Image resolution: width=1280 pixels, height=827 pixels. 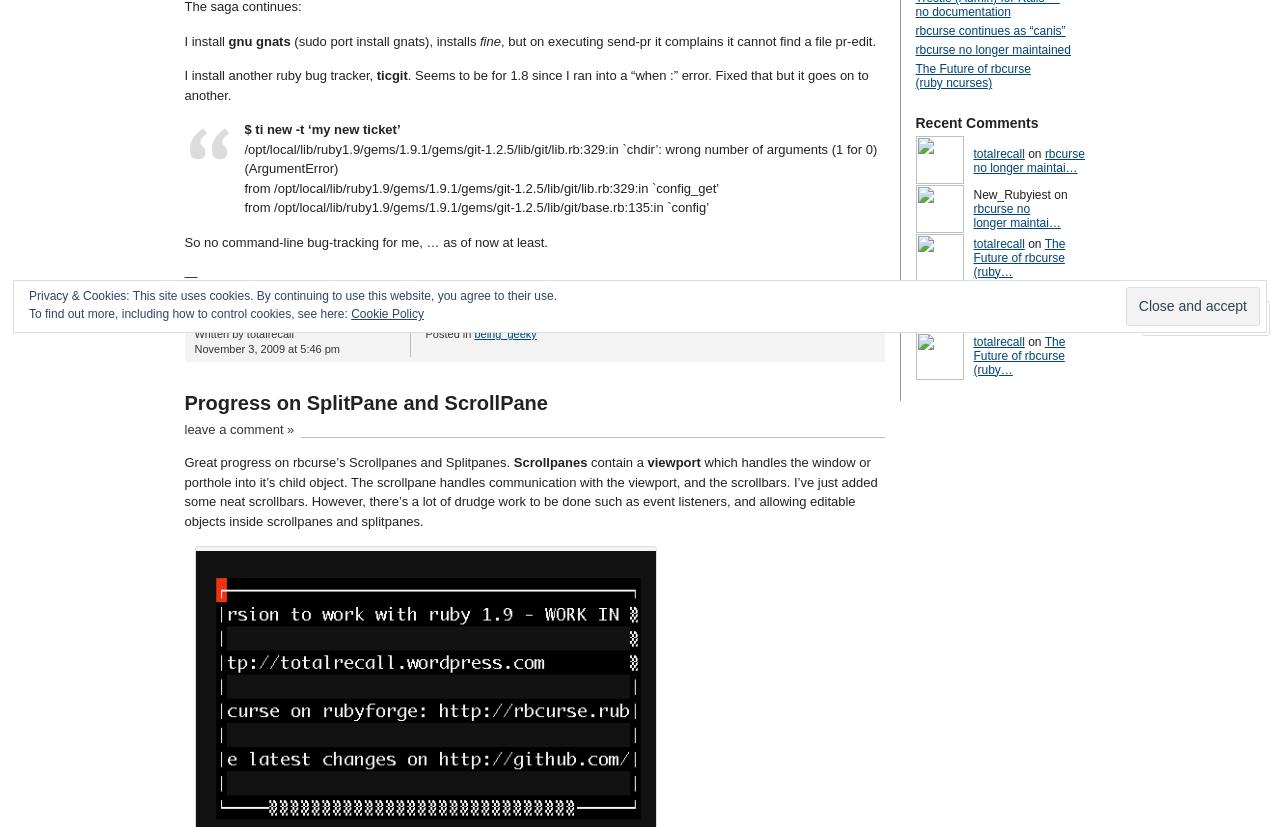 I want to click on 'November 3, 2009 at 5:46 pm', so click(x=266, y=348).